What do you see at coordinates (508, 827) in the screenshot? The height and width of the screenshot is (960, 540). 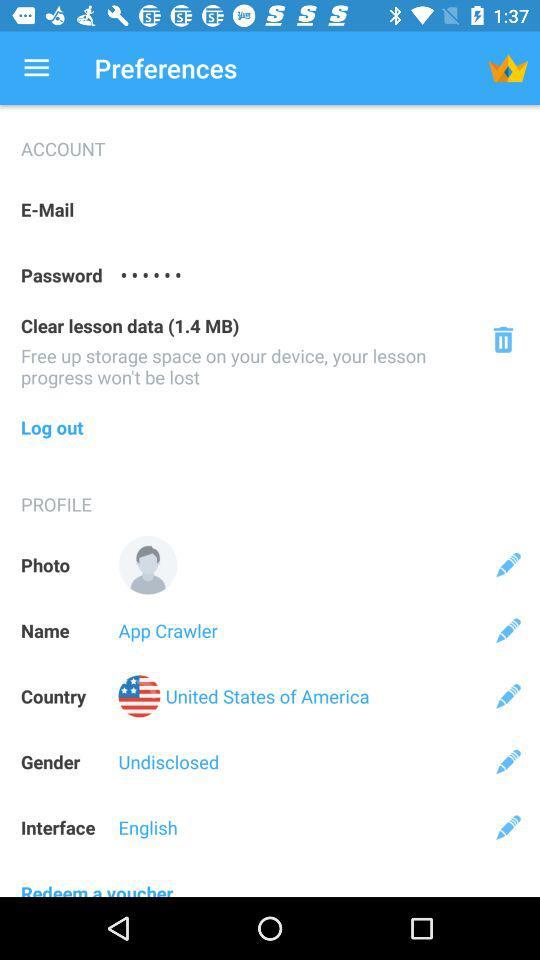 I see `the icon above the redeem a voucher` at bounding box center [508, 827].